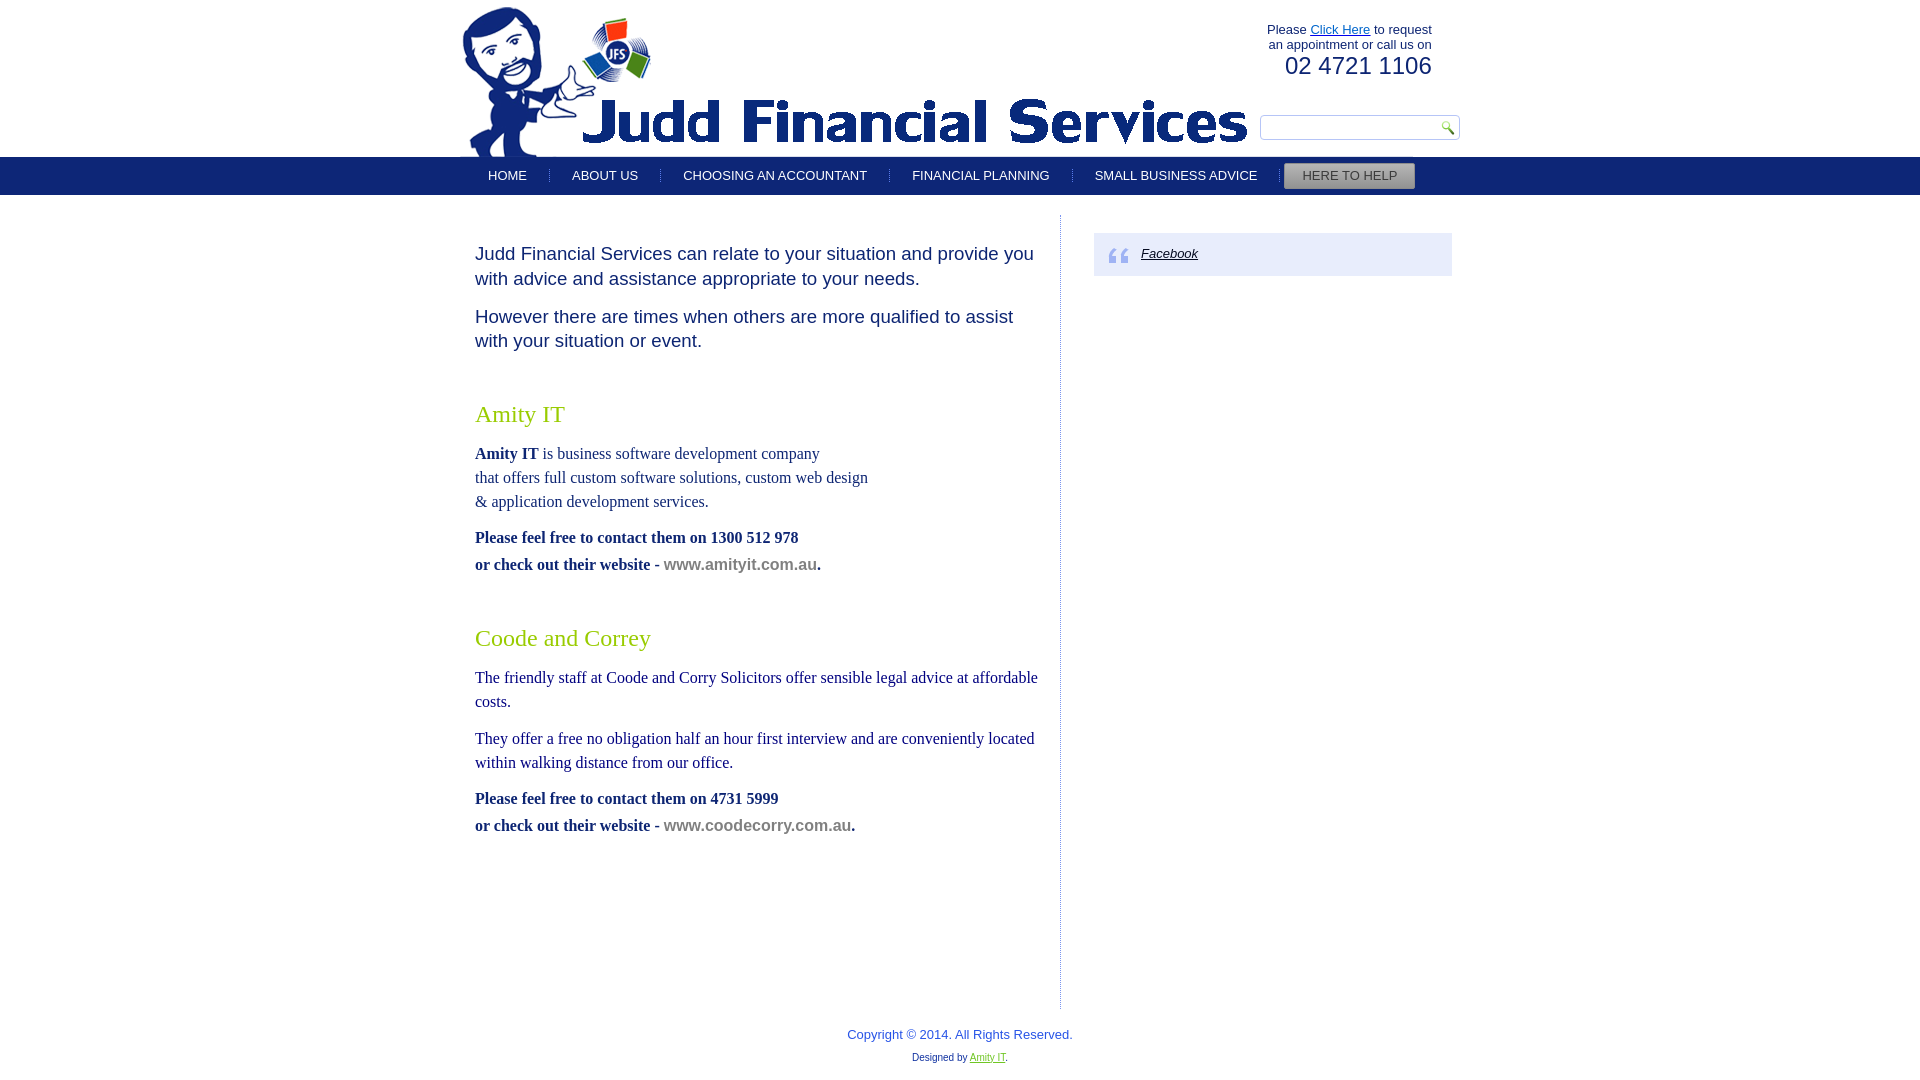  I want to click on 'Amity IT', so click(988, 1056).